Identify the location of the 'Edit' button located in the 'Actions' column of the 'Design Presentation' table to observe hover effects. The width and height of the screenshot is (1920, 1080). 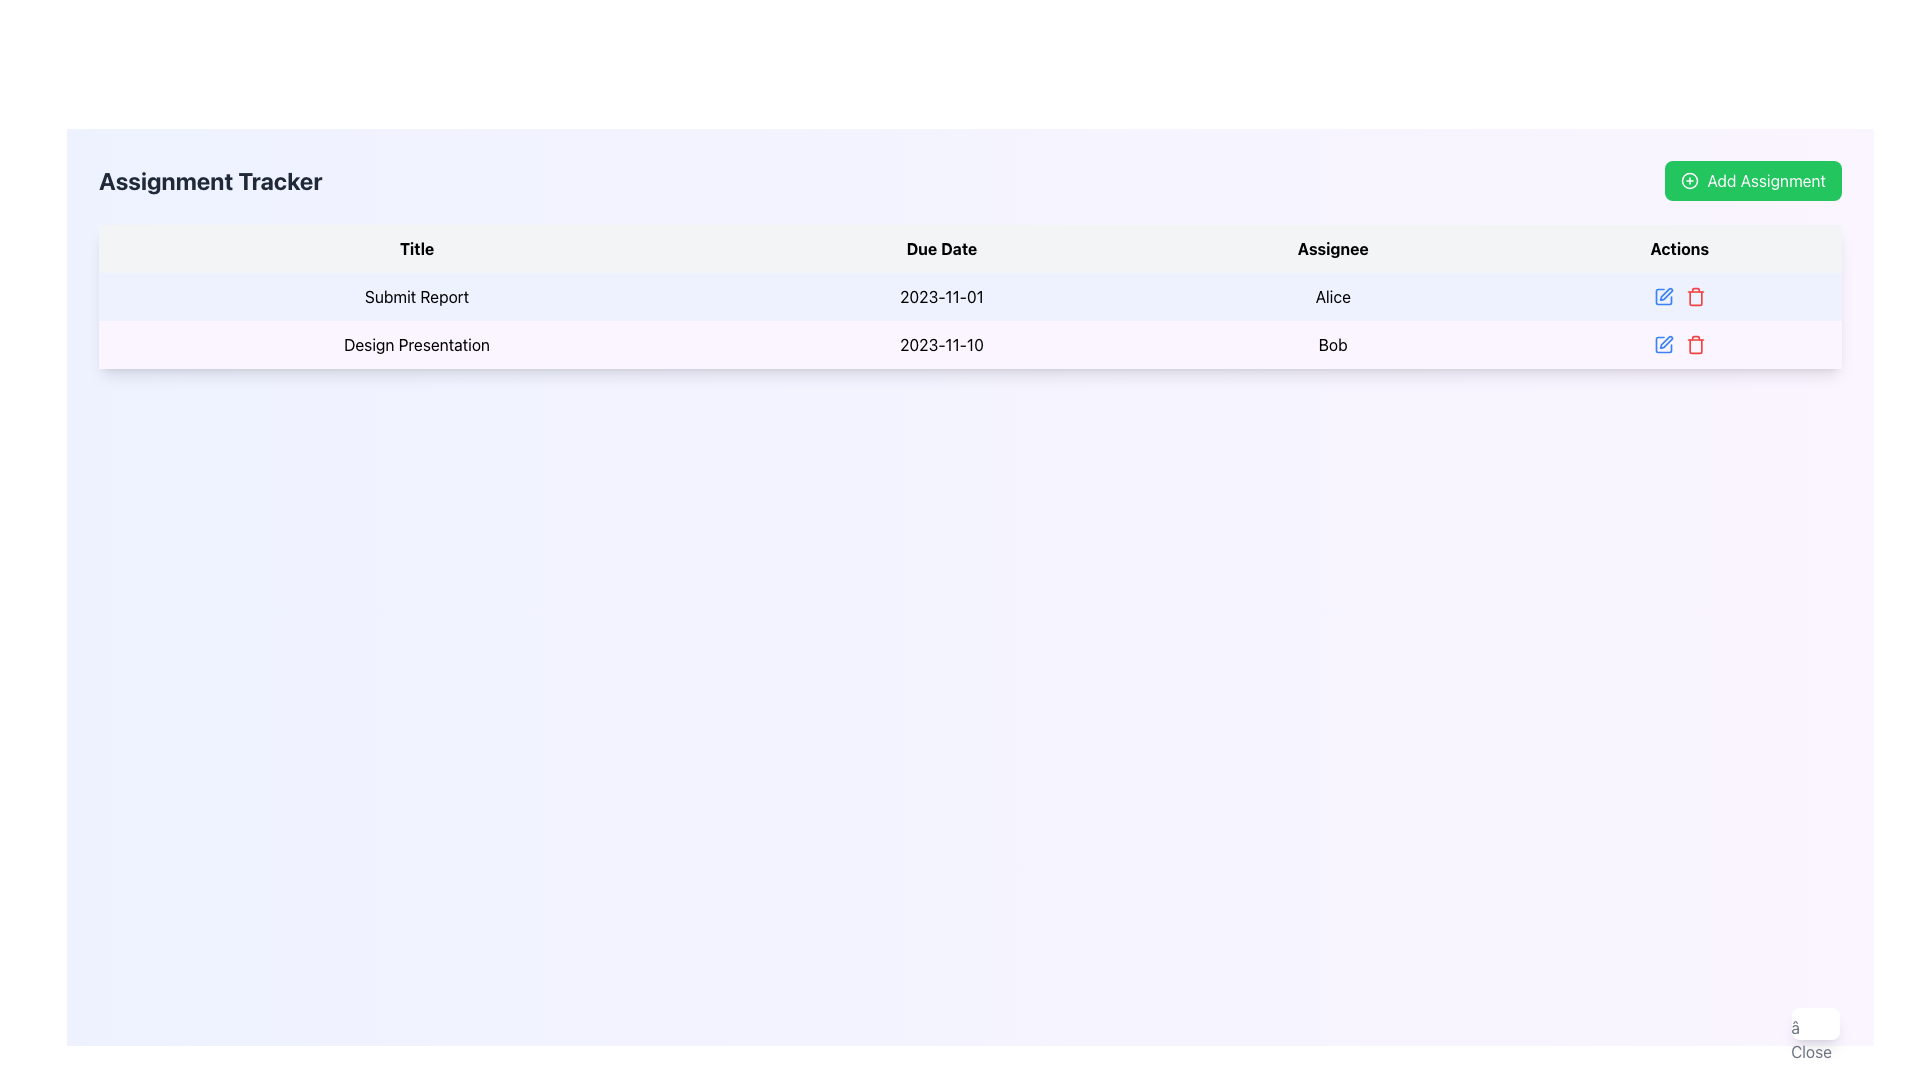
(1663, 343).